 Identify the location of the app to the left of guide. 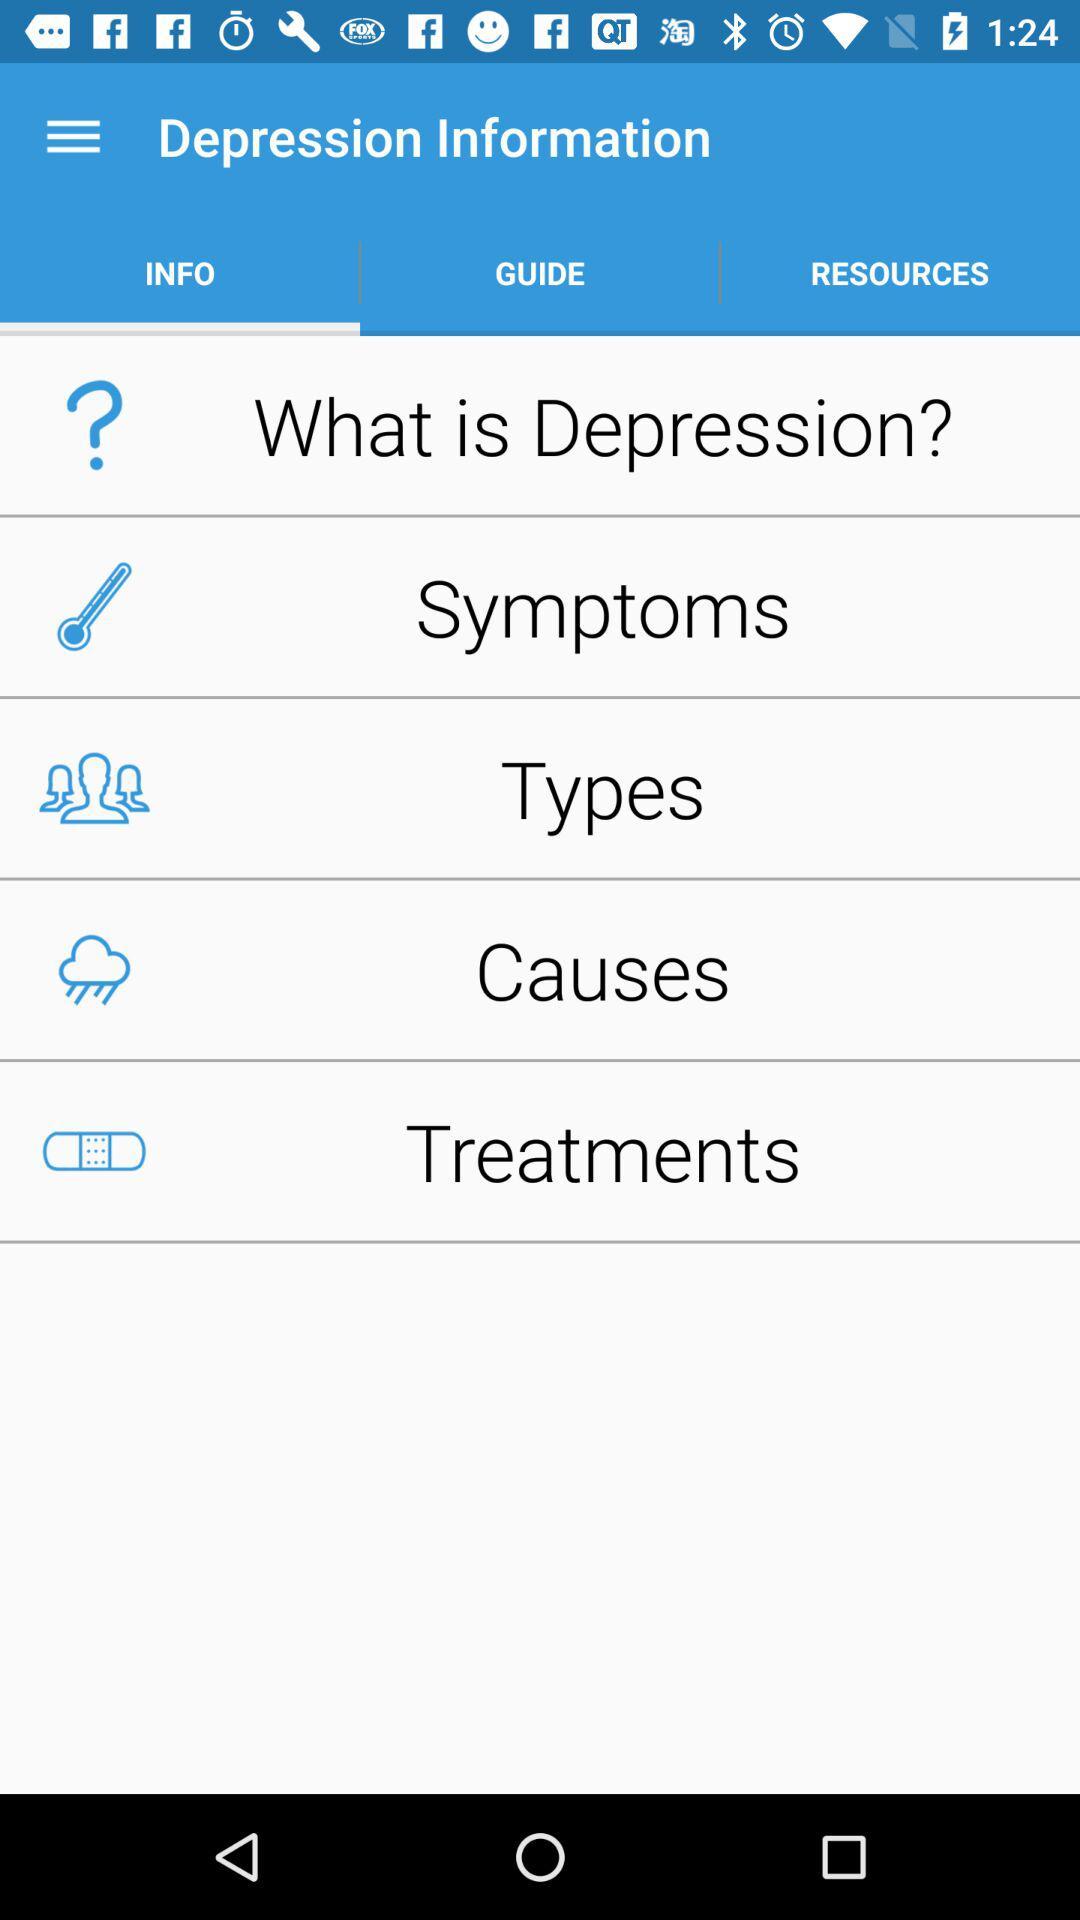
(180, 272).